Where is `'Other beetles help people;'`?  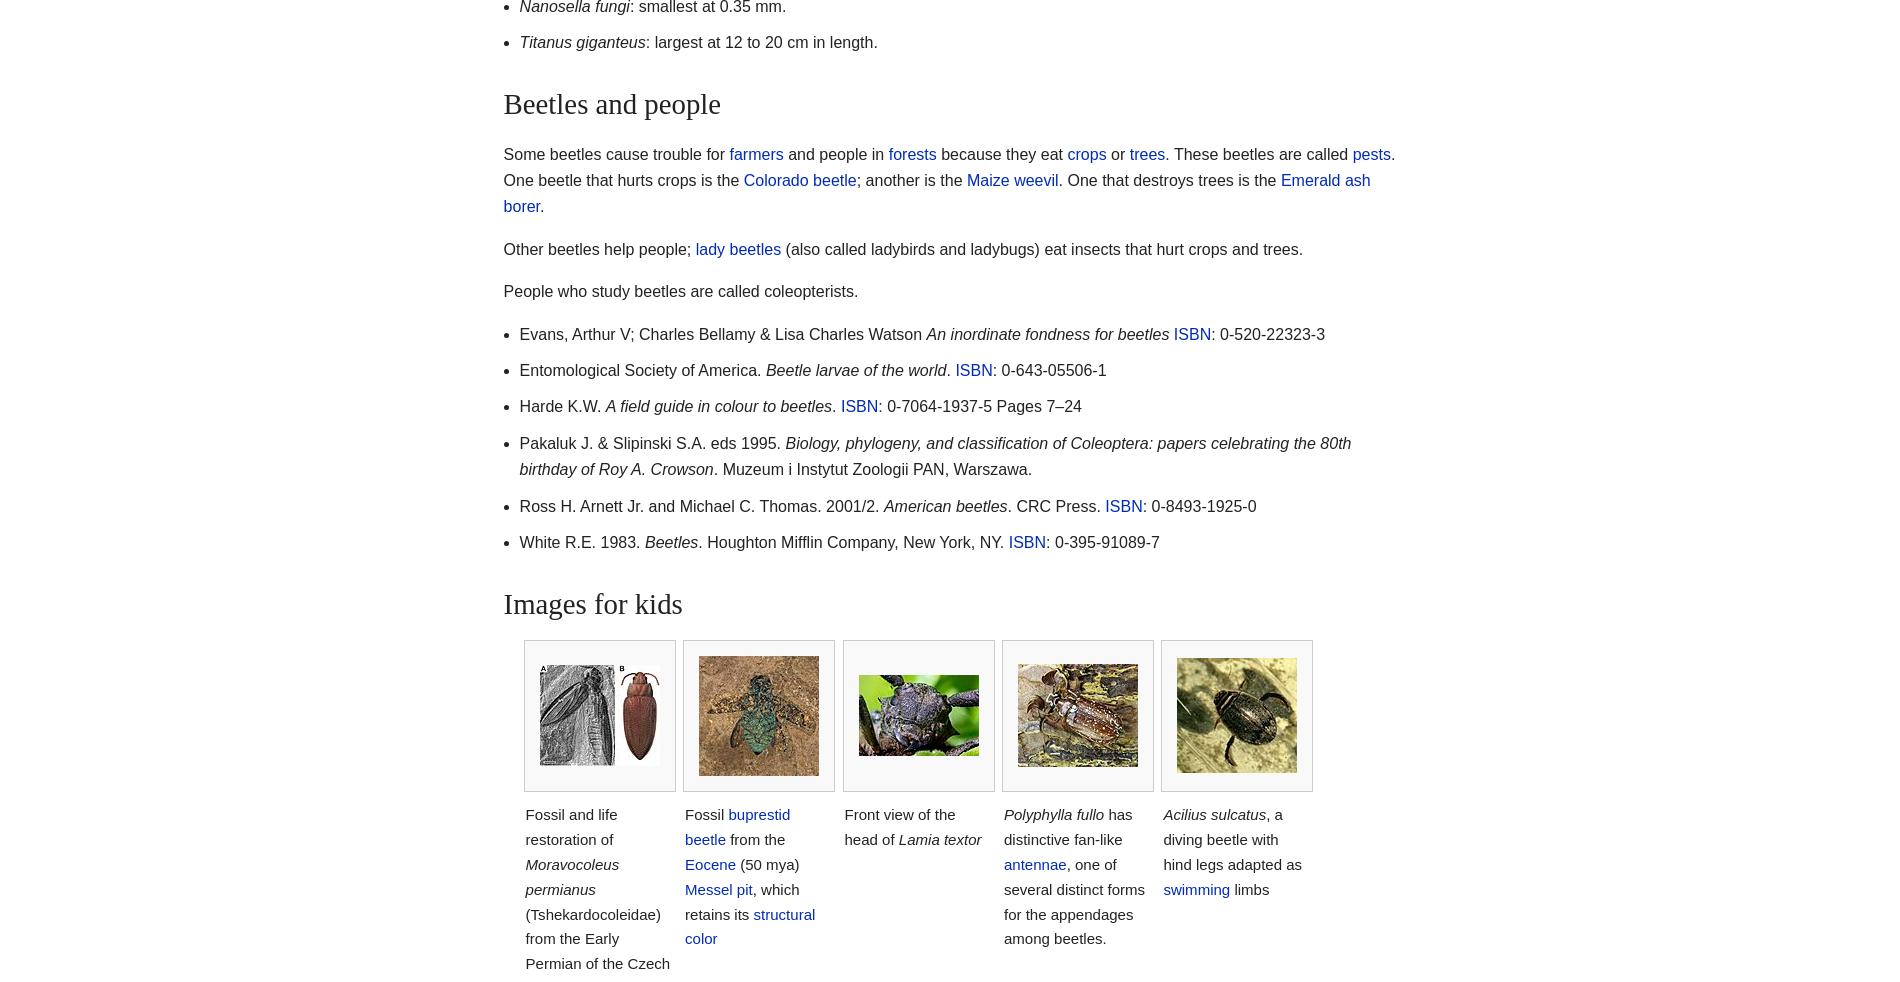 'Other beetles help people;' is located at coordinates (599, 248).